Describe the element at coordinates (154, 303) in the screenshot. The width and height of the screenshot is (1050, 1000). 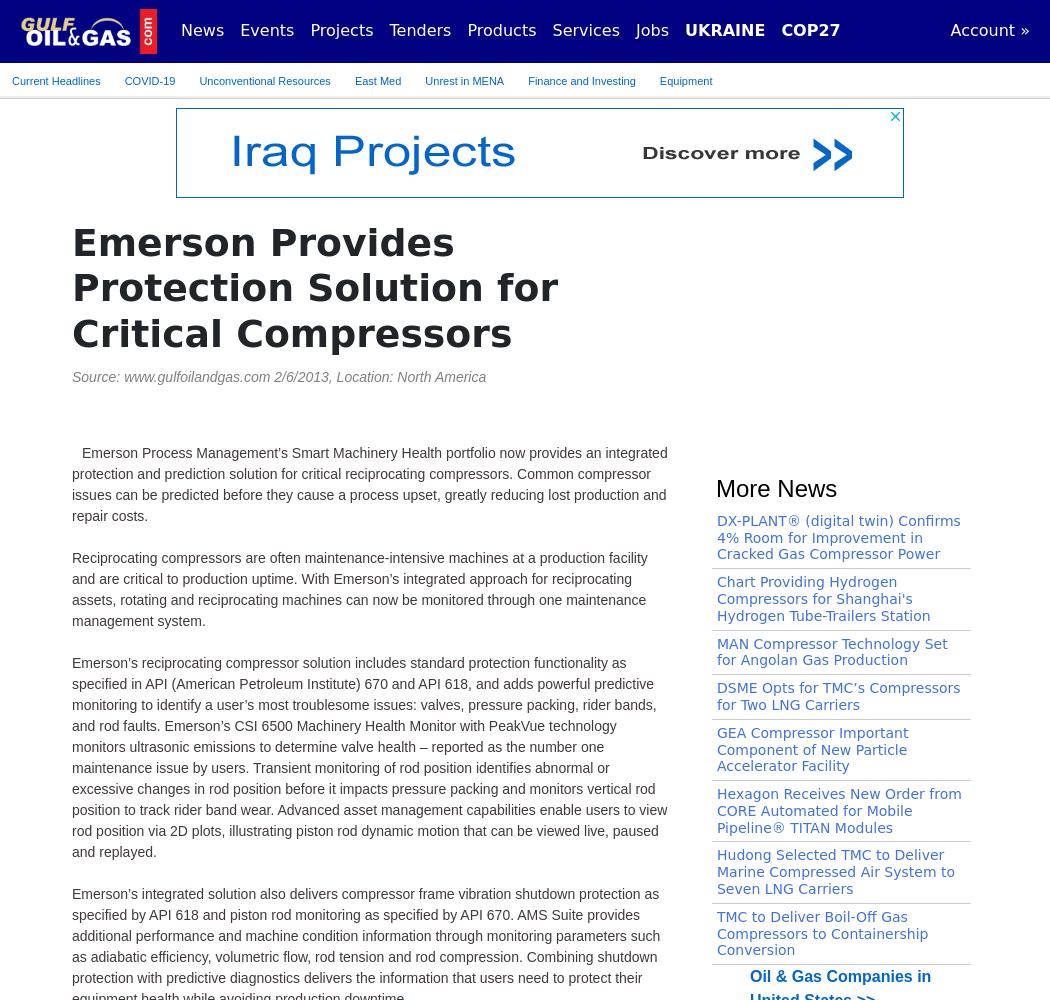
I see `'Compressors, Gas >>'` at that location.